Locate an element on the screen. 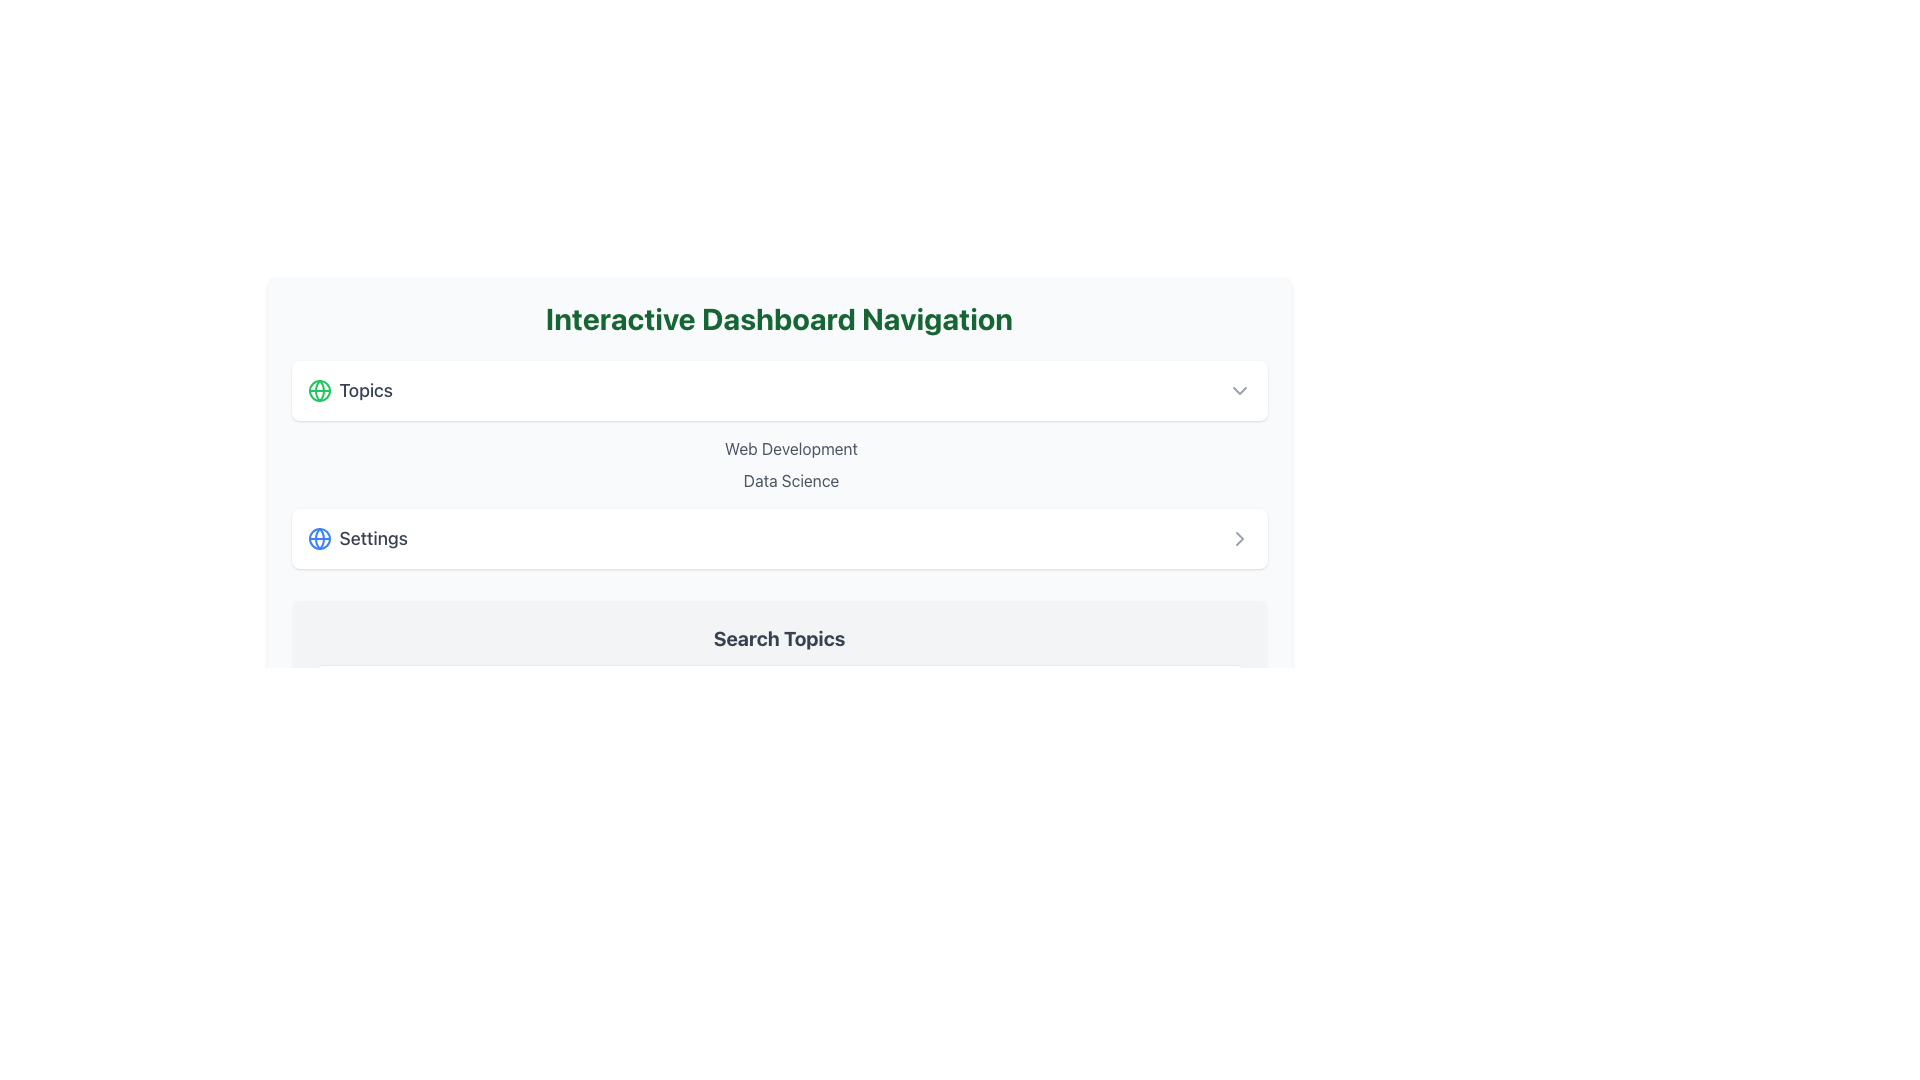 The image size is (1920, 1080). the 'Web Development' hyperlink is located at coordinates (790, 447).